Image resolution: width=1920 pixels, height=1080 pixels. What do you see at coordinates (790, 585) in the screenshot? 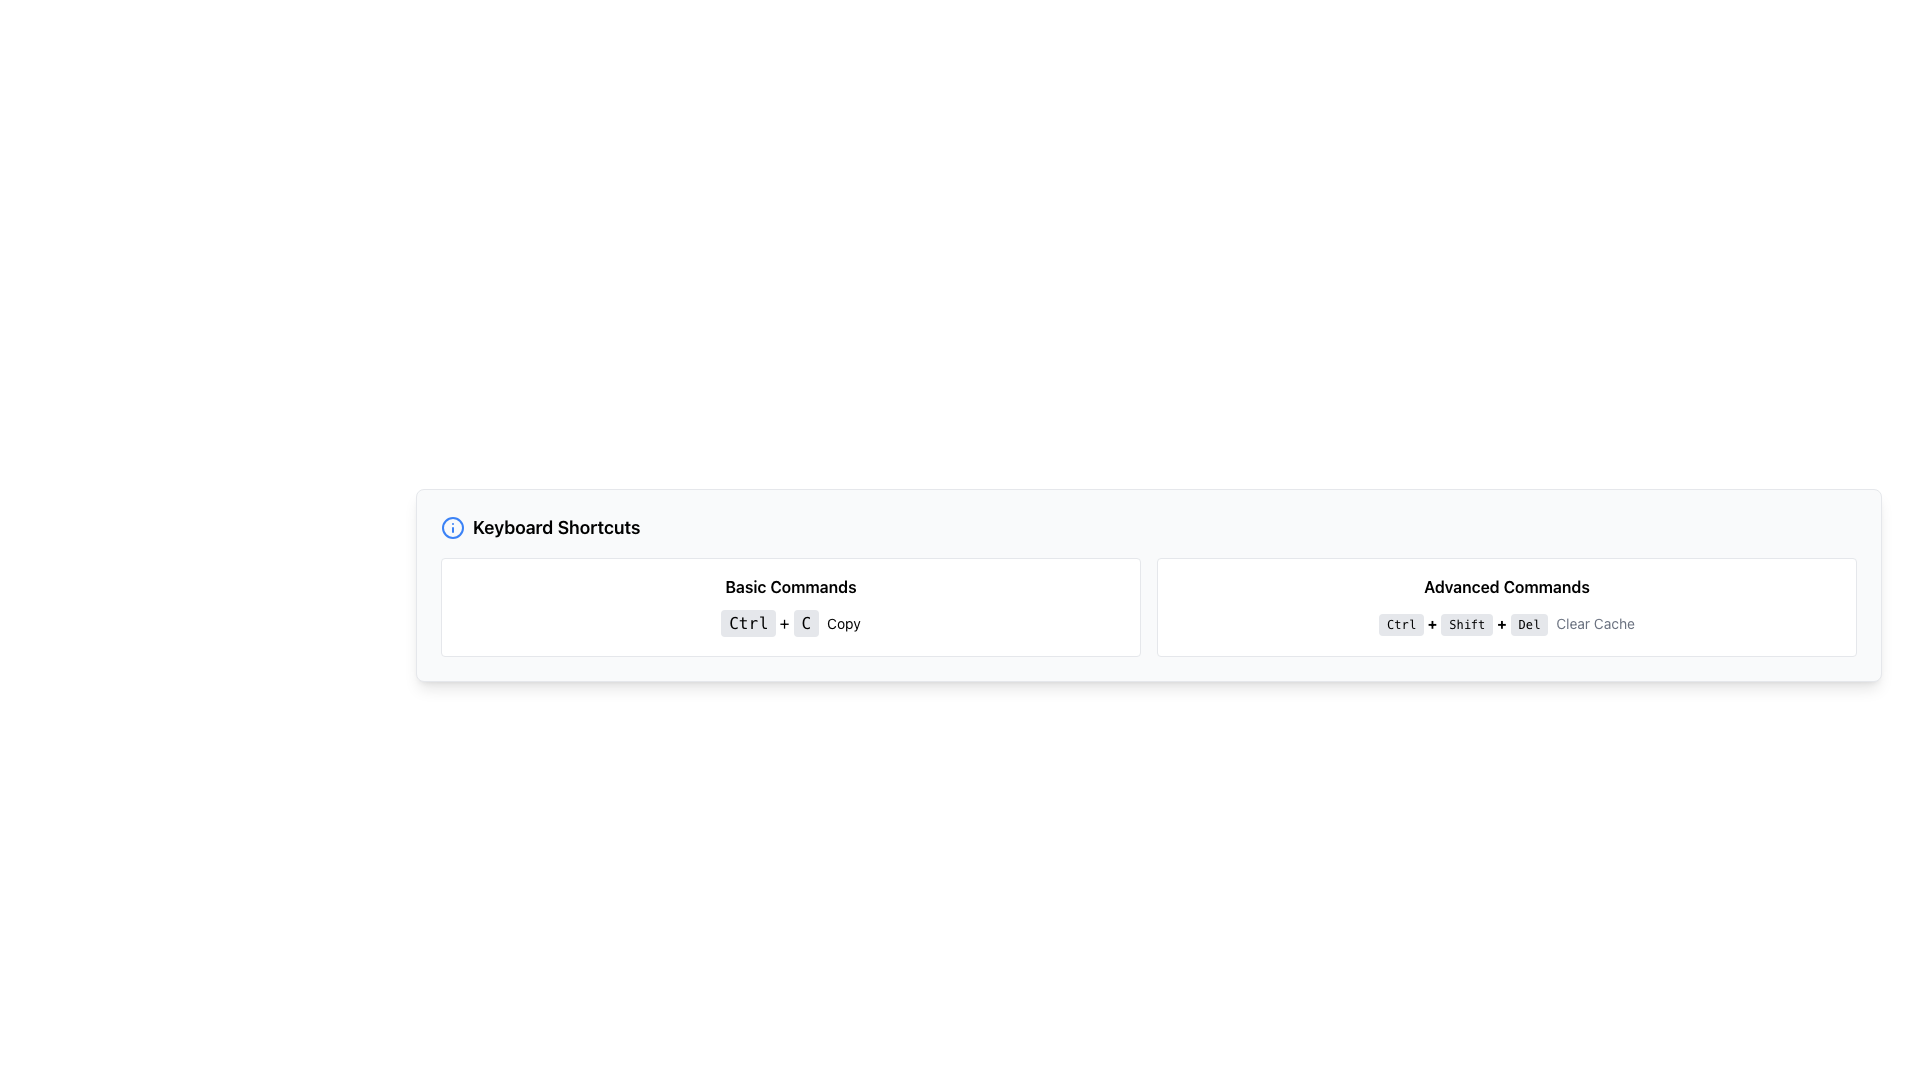
I see `the text label displaying the title 'Basic Commands', which is prominently styled in bold and medium-sized font, located near the top center of the left panel above the list of keyboard shortcuts` at bounding box center [790, 585].